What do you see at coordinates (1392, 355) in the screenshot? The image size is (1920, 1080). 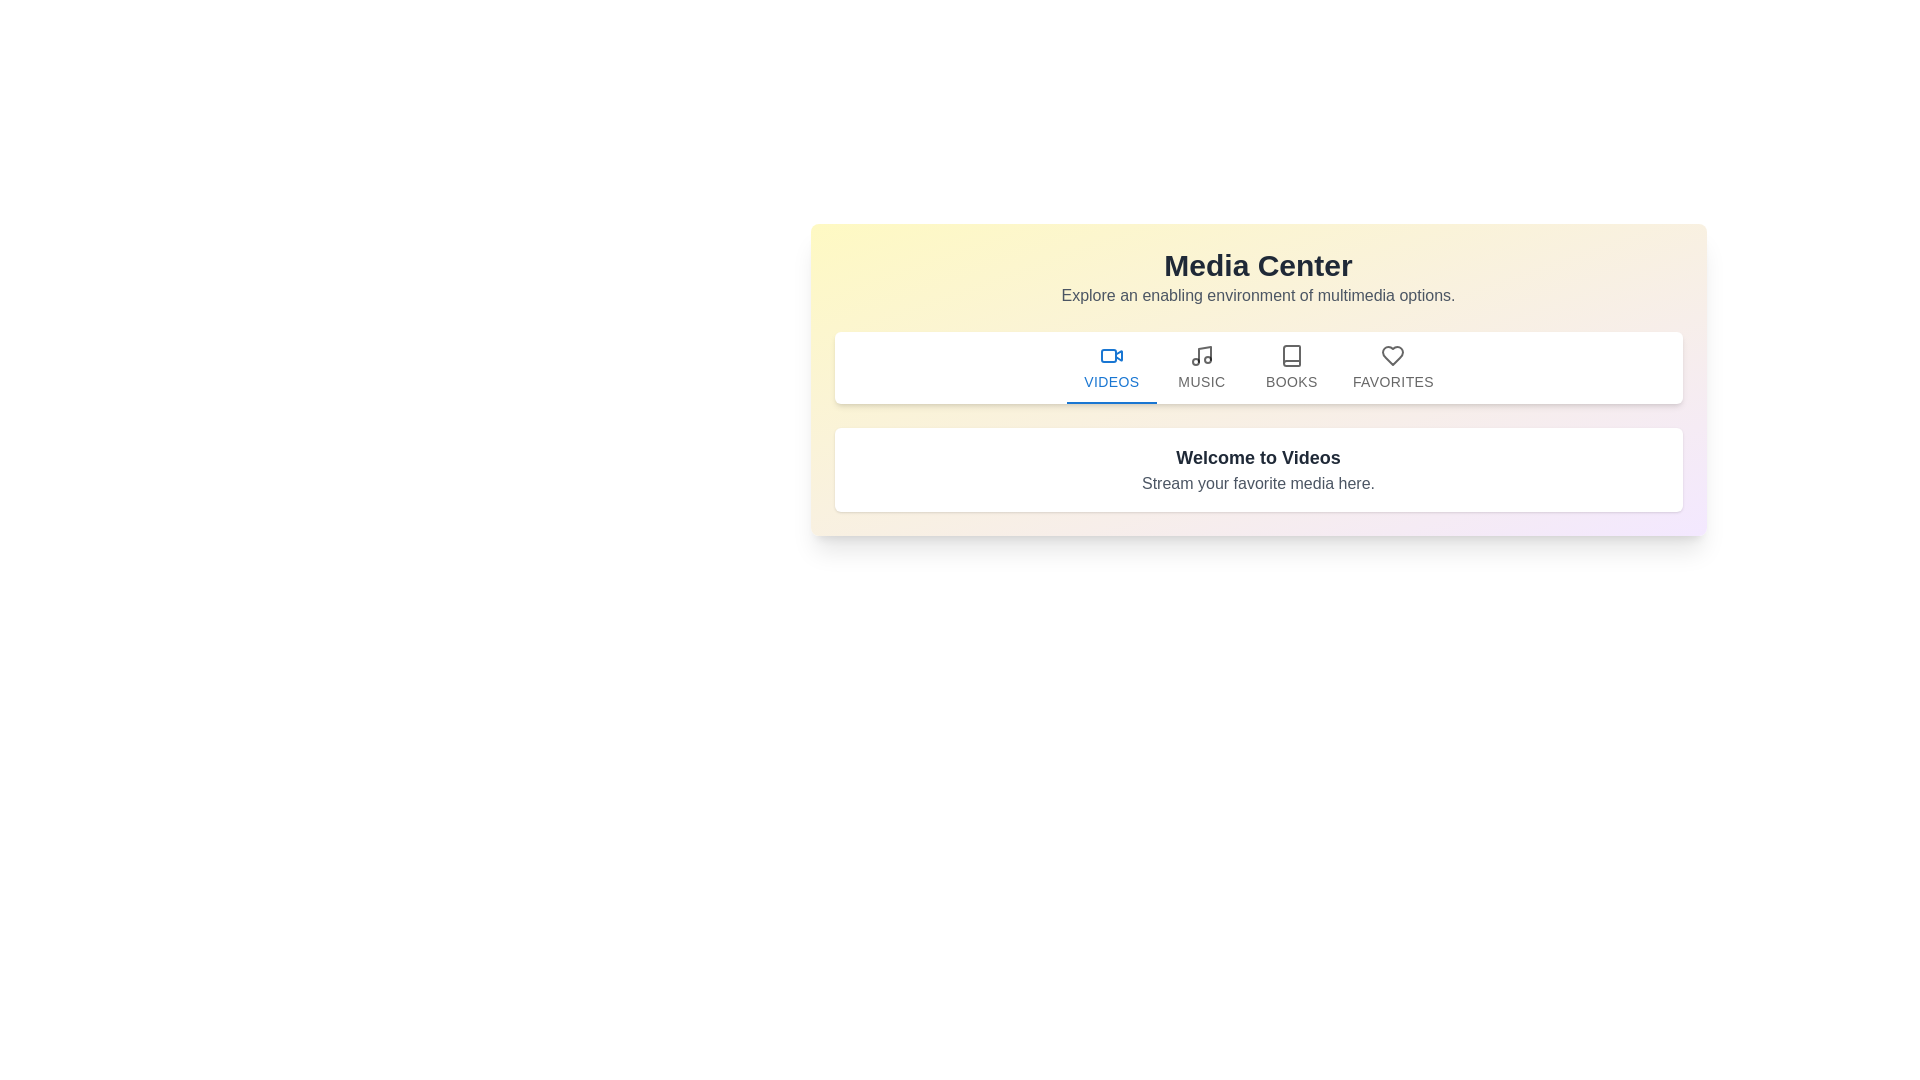 I see `the heart icon located above the 'FAVORITES' text, which is part of the tab interface in the upper section of the interface` at bounding box center [1392, 355].